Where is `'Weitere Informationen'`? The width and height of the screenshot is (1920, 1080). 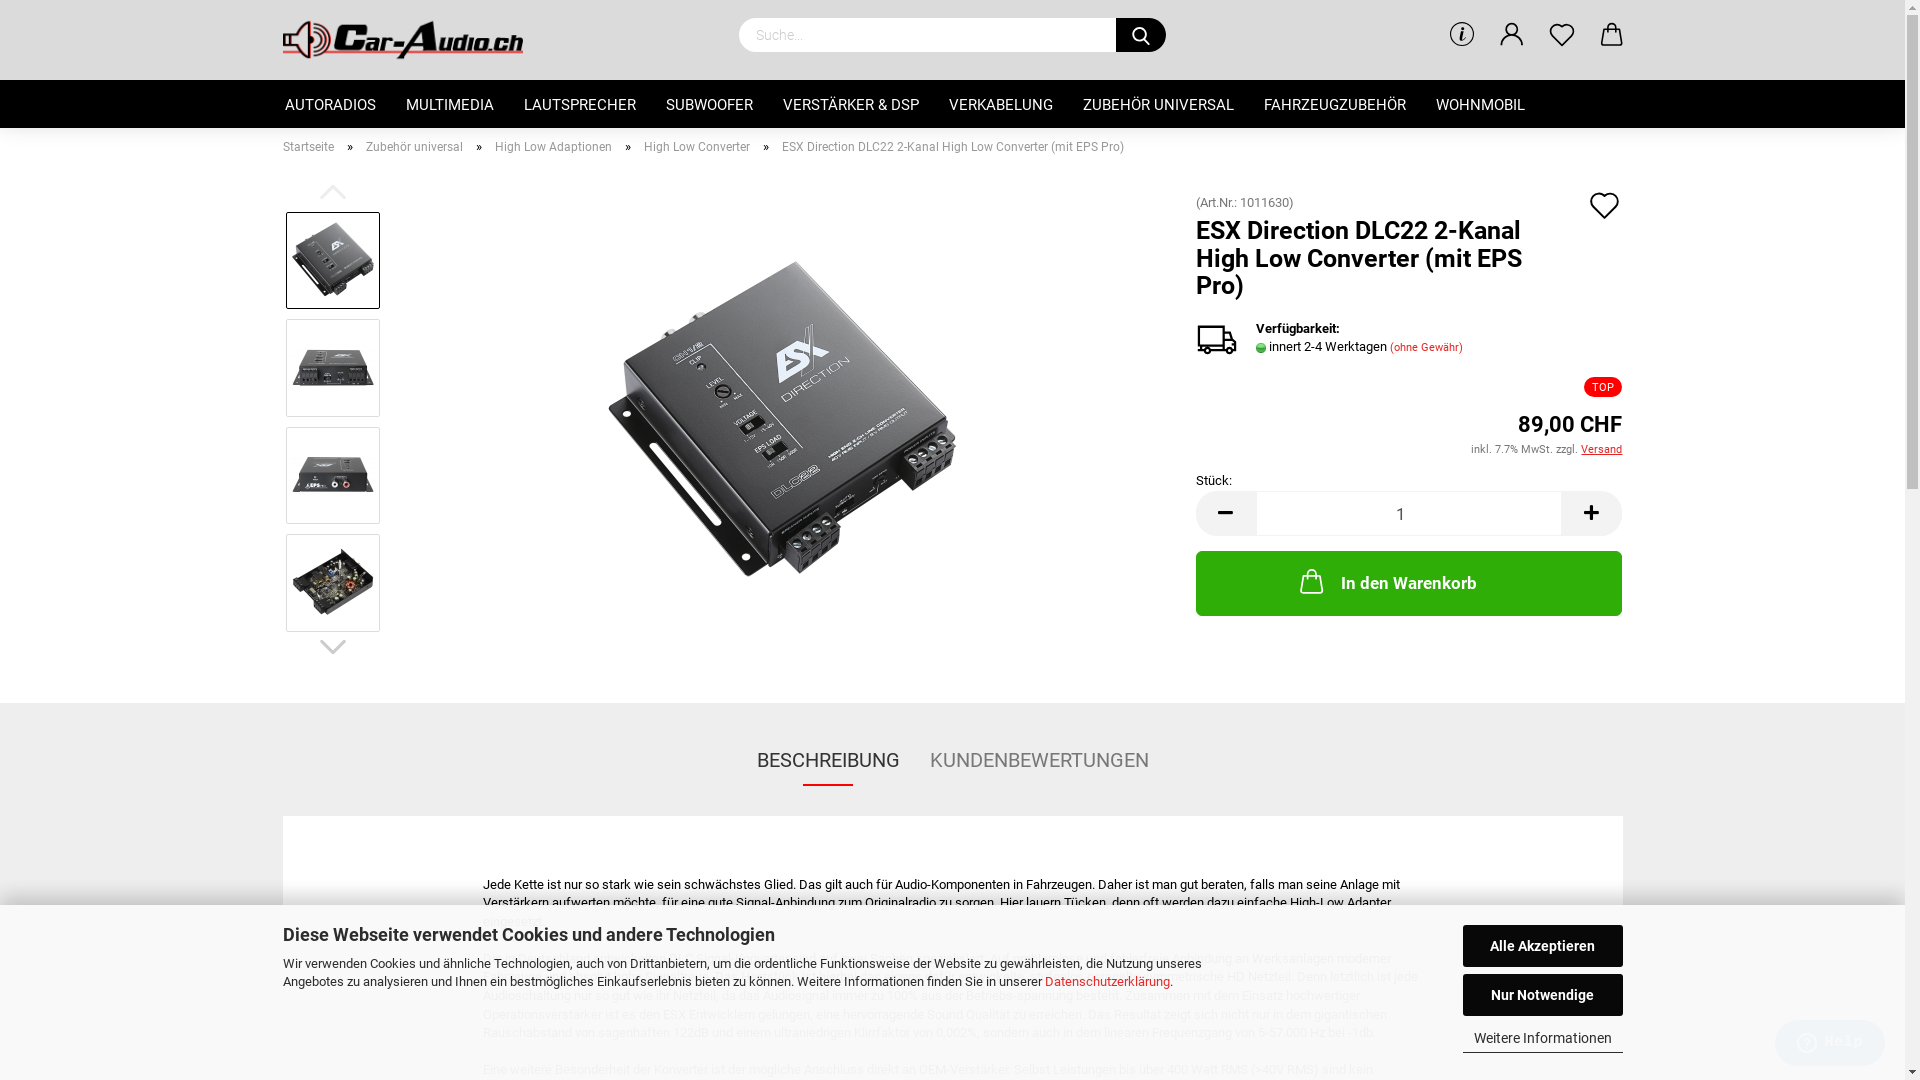
'Weitere Informationen' is located at coordinates (1462, 1037).